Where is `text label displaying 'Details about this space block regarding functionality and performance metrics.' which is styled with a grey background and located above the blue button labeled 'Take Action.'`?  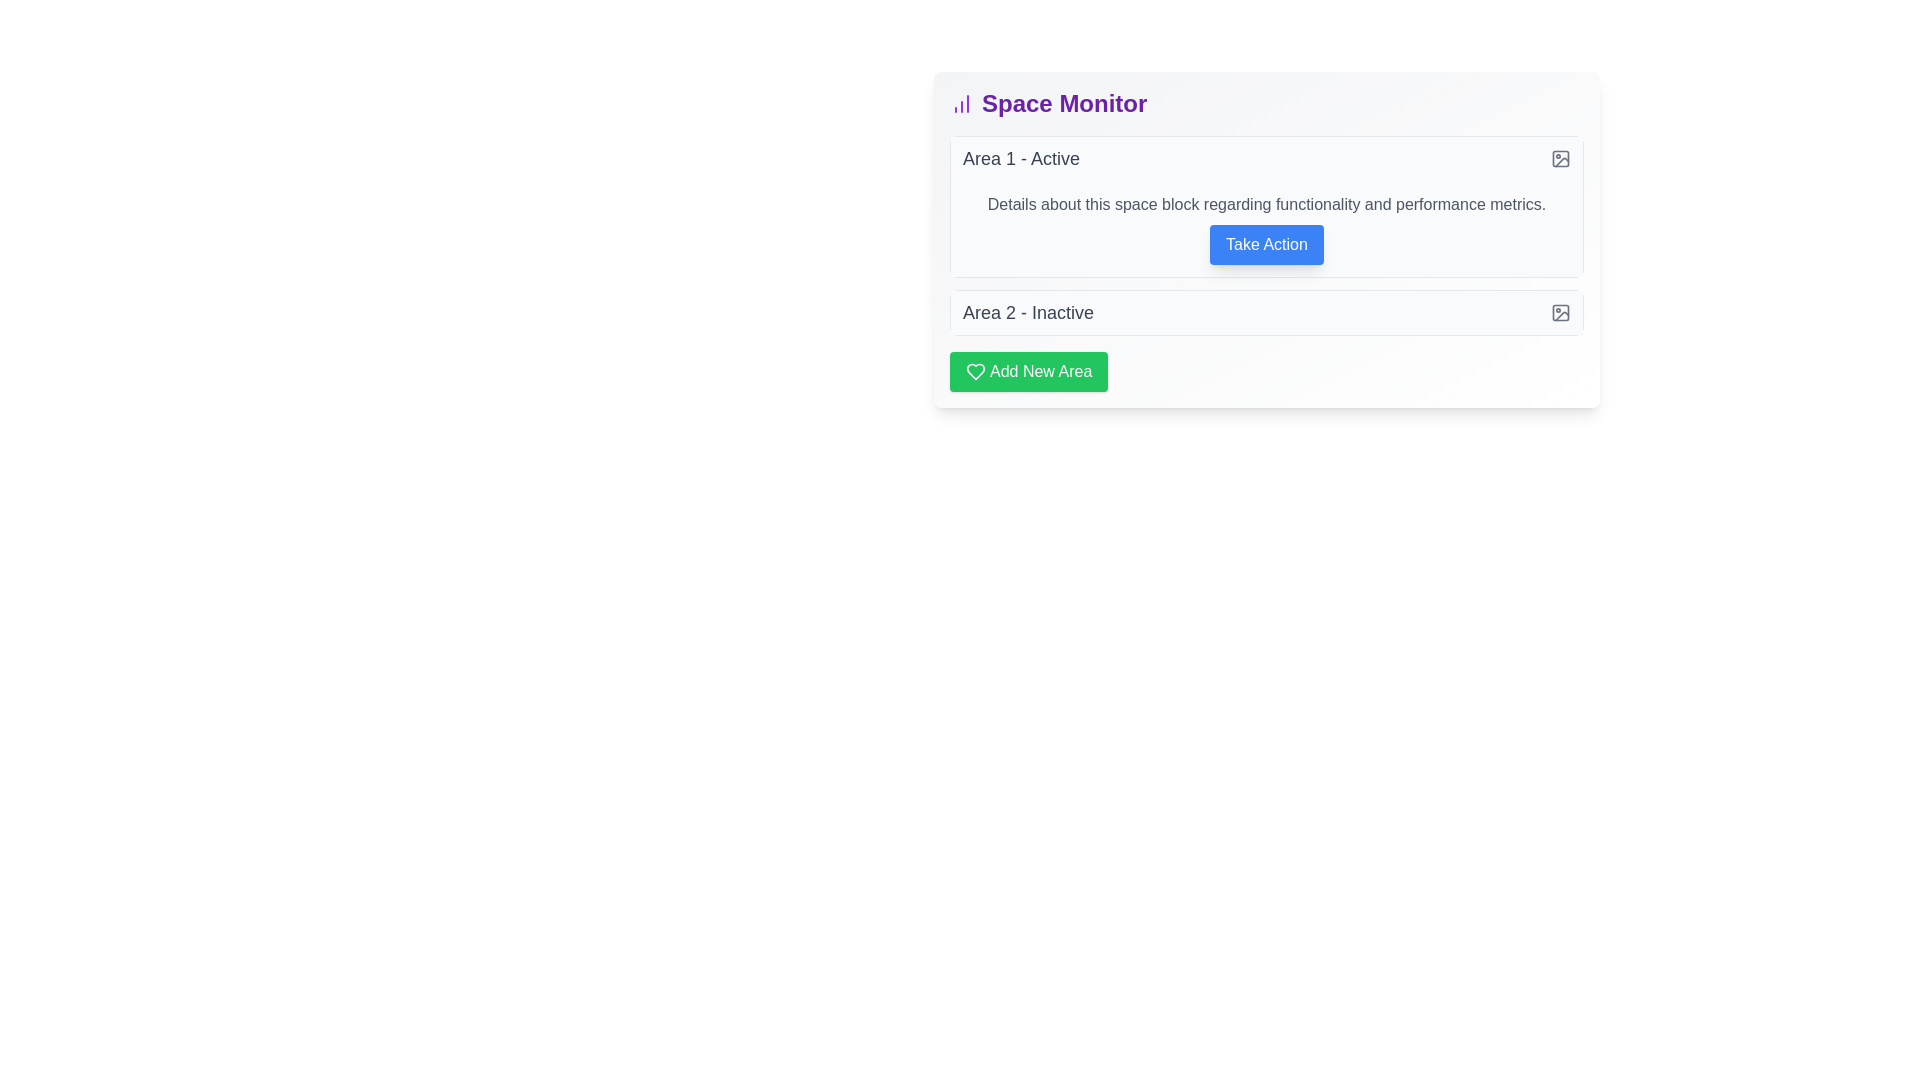 text label displaying 'Details about this space block regarding functionality and performance metrics.' which is styled with a grey background and located above the blue button labeled 'Take Action.' is located at coordinates (1266, 204).